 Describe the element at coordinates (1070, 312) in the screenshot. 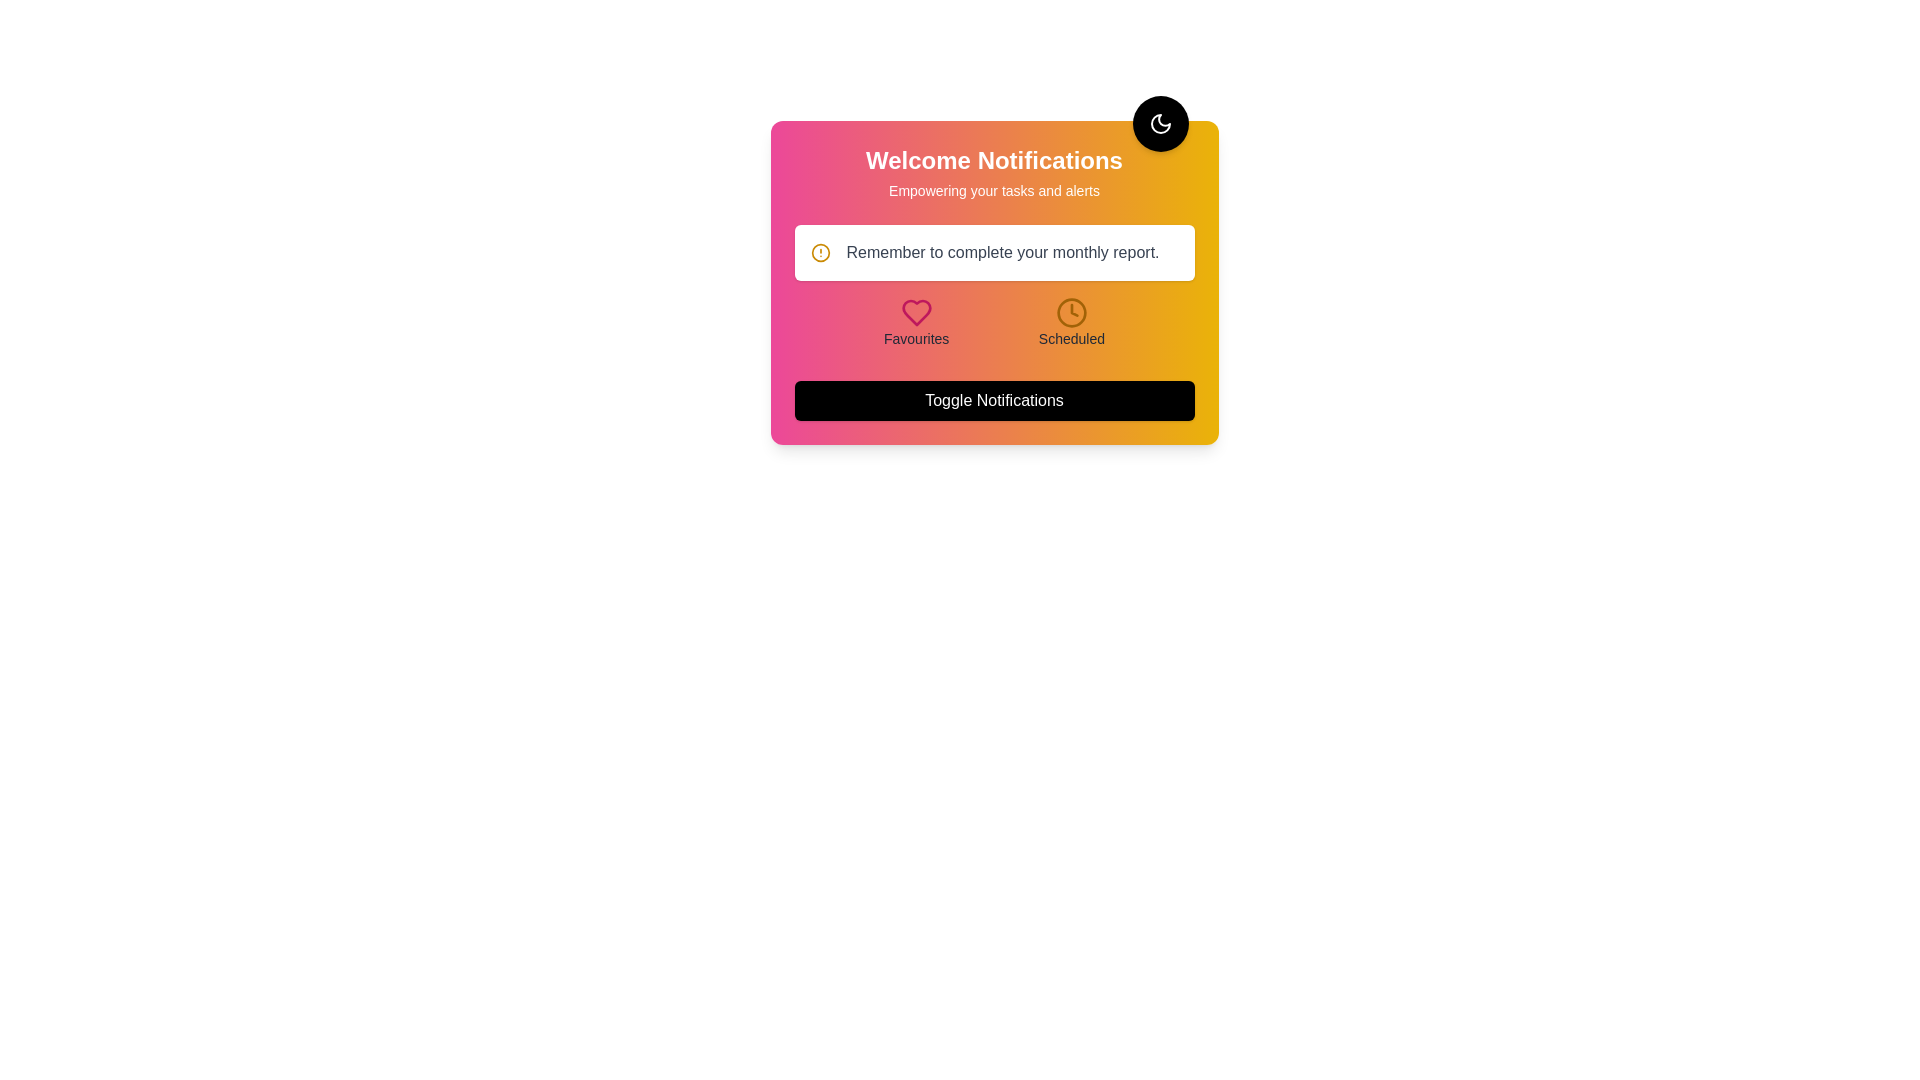

I see `the circular border of the clock icon, which is located on the right side of the 'Scheduled' label in the notification card` at that location.